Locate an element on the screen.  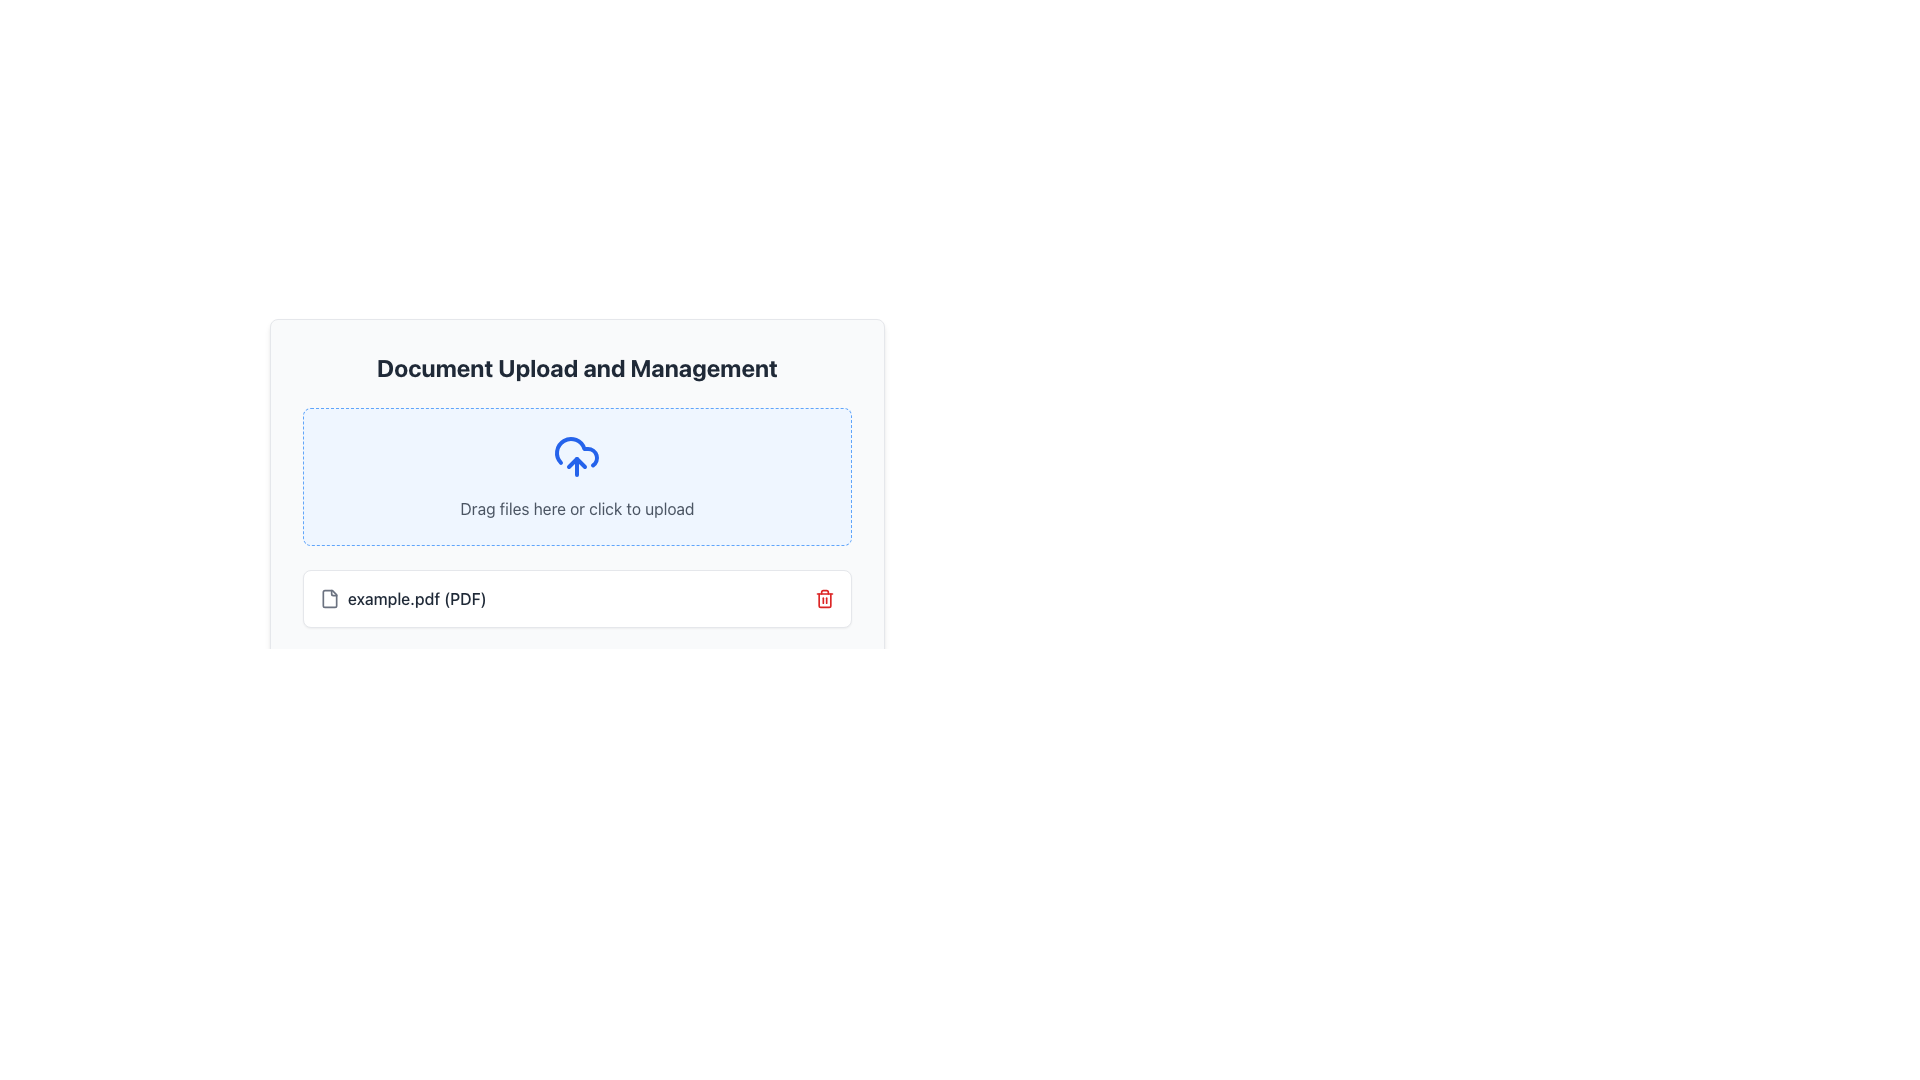
the text label displaying 'example.pdf (PDF)' in gray font, located at the bottom section of the document upload area, next to the file icon is located at coordinates (416, 597).